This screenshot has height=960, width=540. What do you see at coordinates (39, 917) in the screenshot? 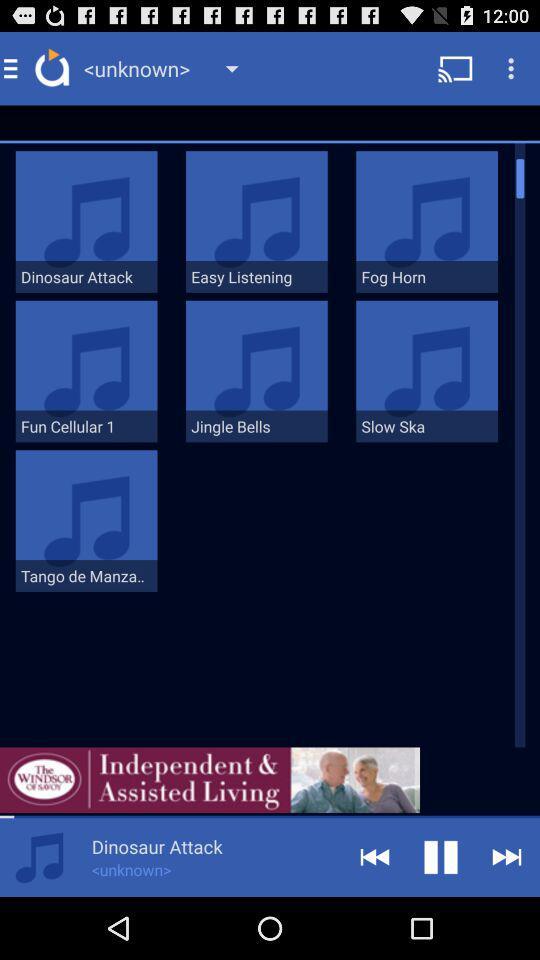
I see `the music icon` at bounding box center [39, 917].